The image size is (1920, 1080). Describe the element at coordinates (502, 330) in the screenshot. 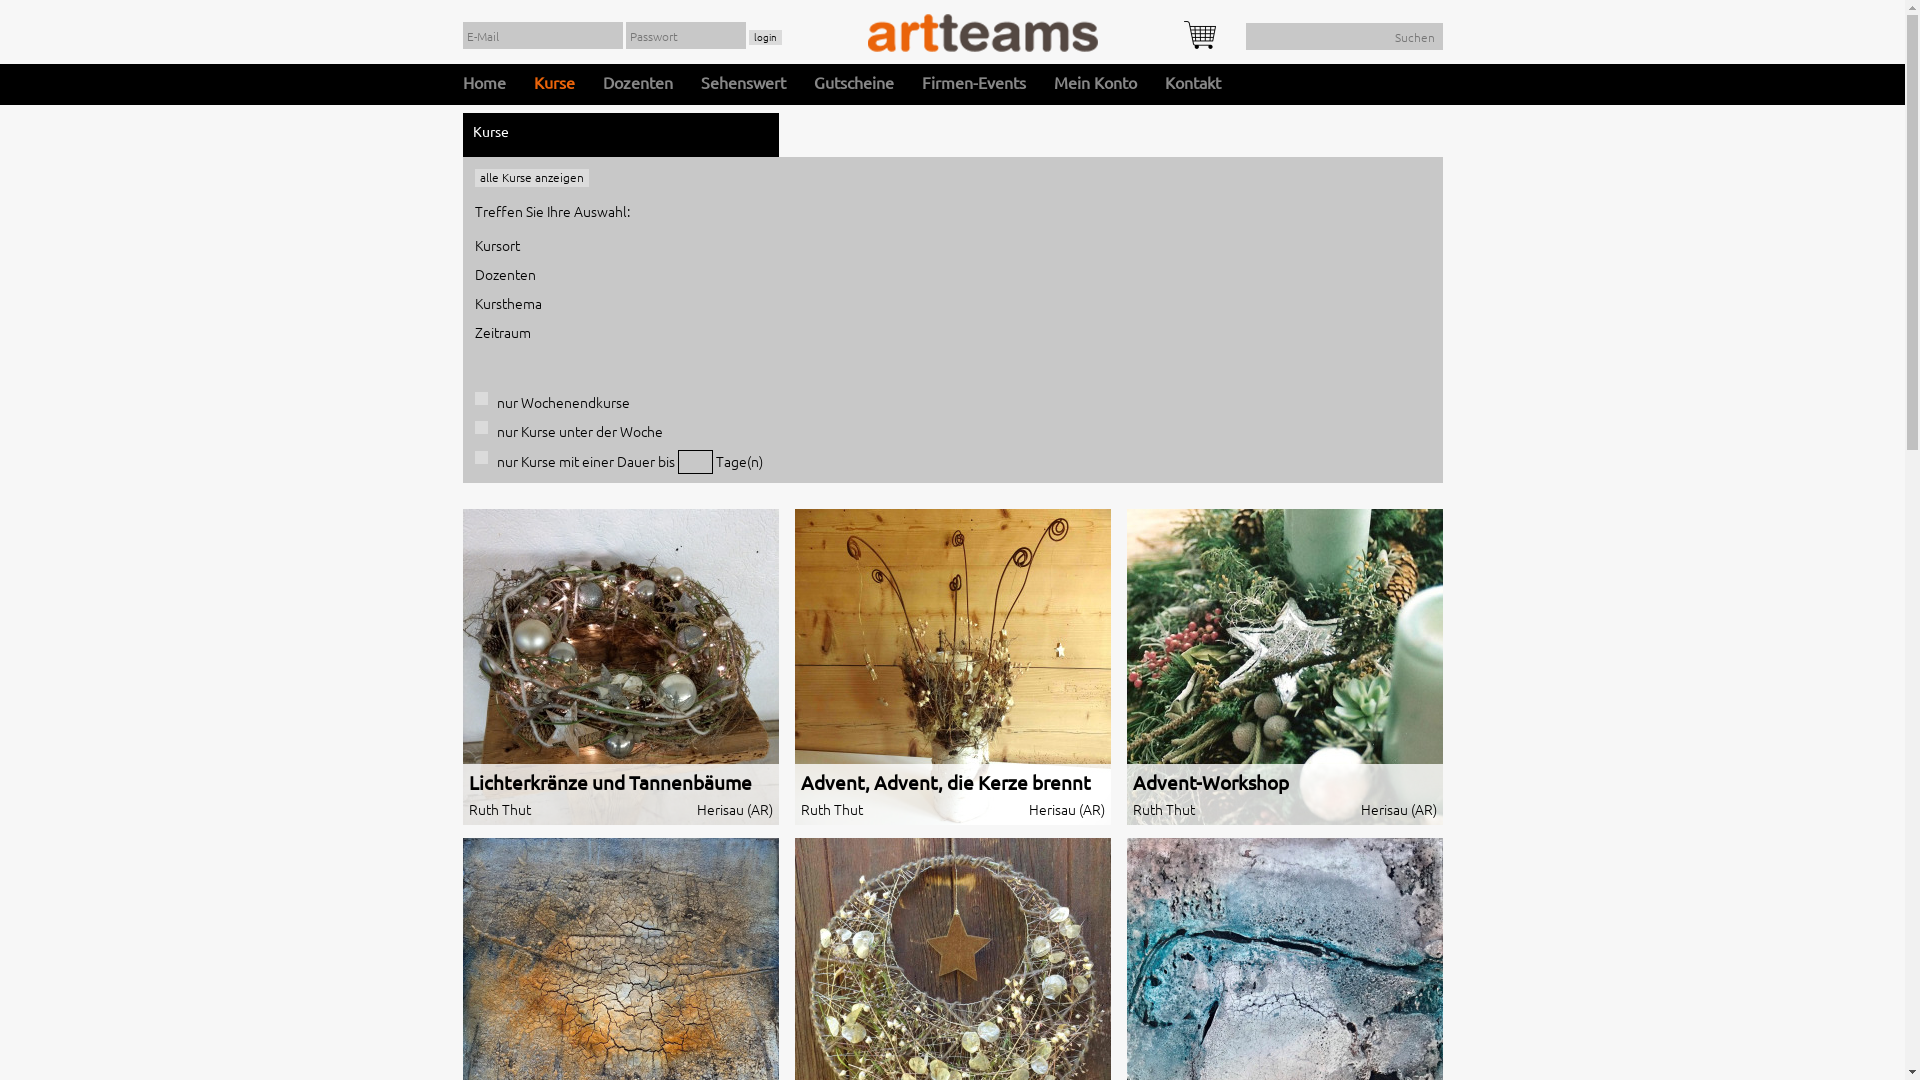

I see `'Zeitraum'` at that location.